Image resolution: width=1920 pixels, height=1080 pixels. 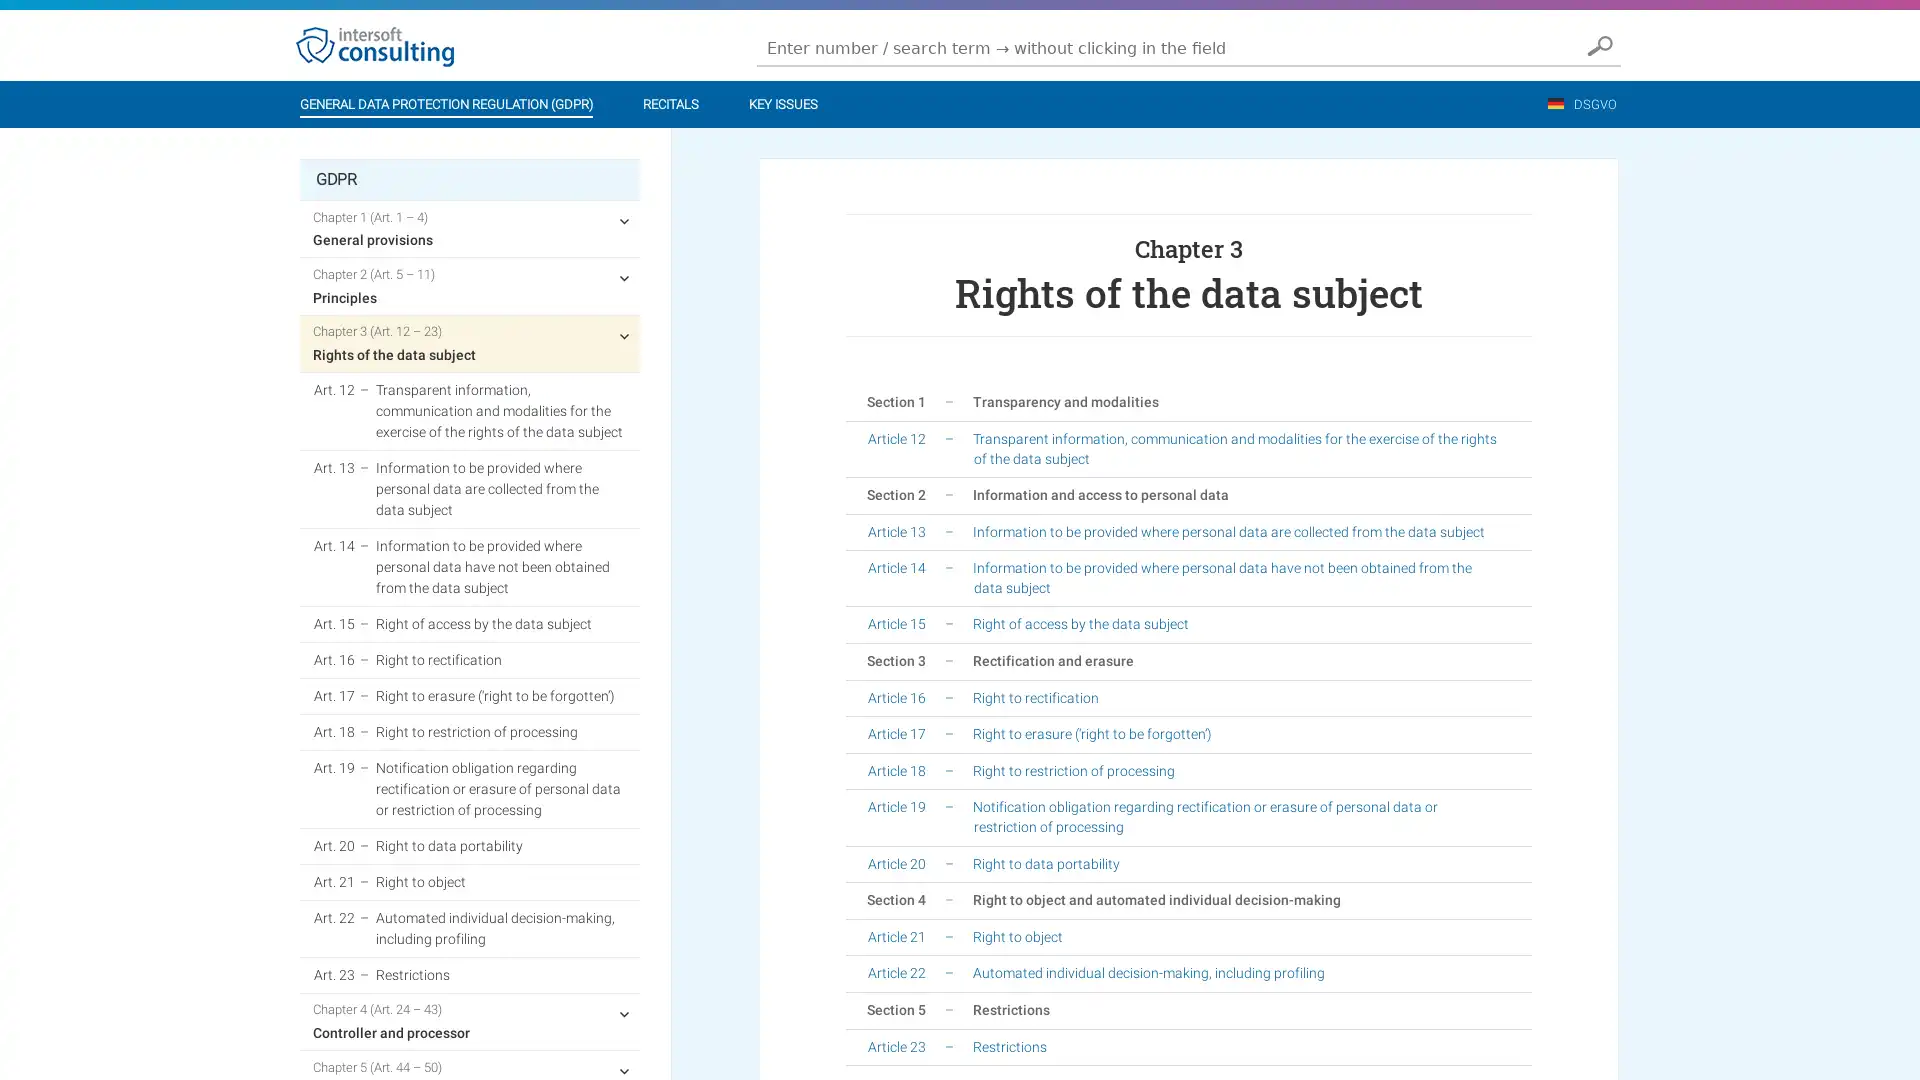 What do you see at coordinates (623, 1013) in the screenshot?
I see `expand child menu` at bounding box center [623, 1013].